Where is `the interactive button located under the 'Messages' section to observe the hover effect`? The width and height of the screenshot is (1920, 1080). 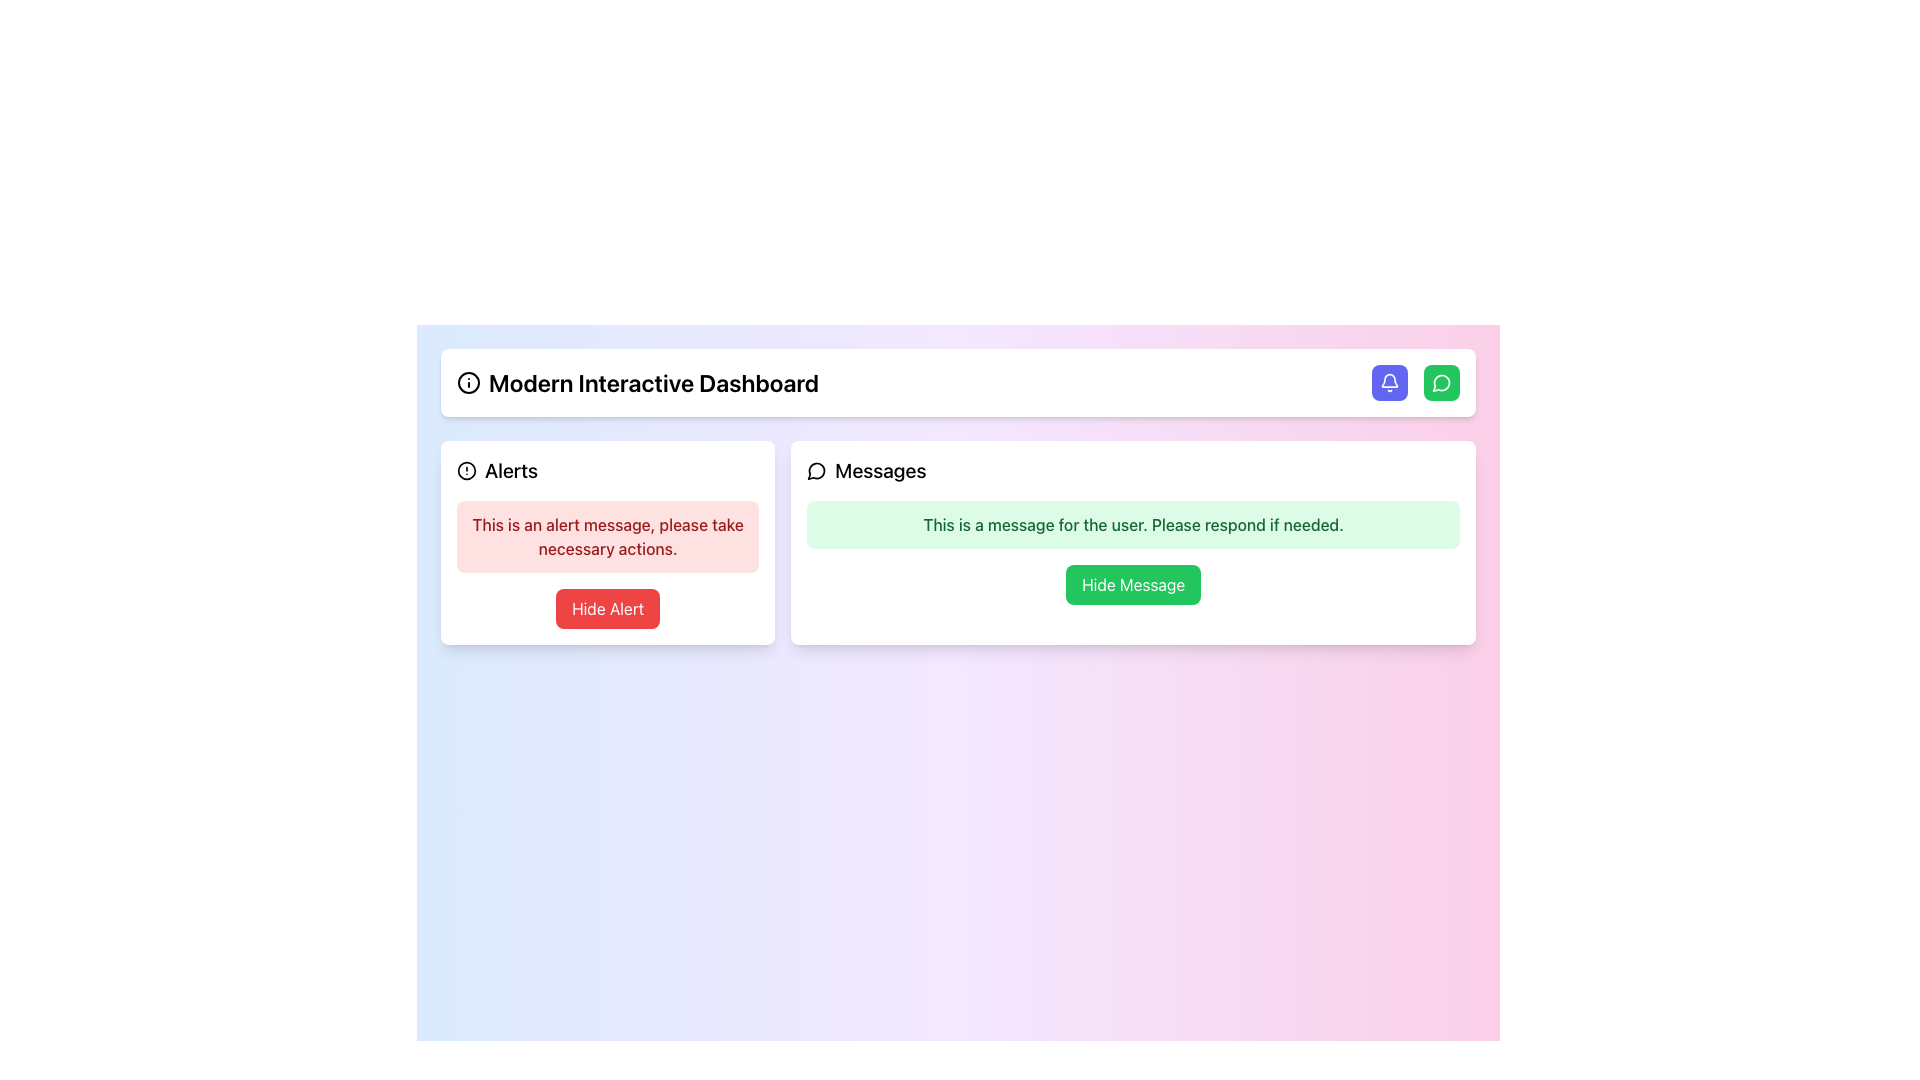
the interactive button located under the 'Messages' section to observe the hover effect is located at coordinates (1133, 585).